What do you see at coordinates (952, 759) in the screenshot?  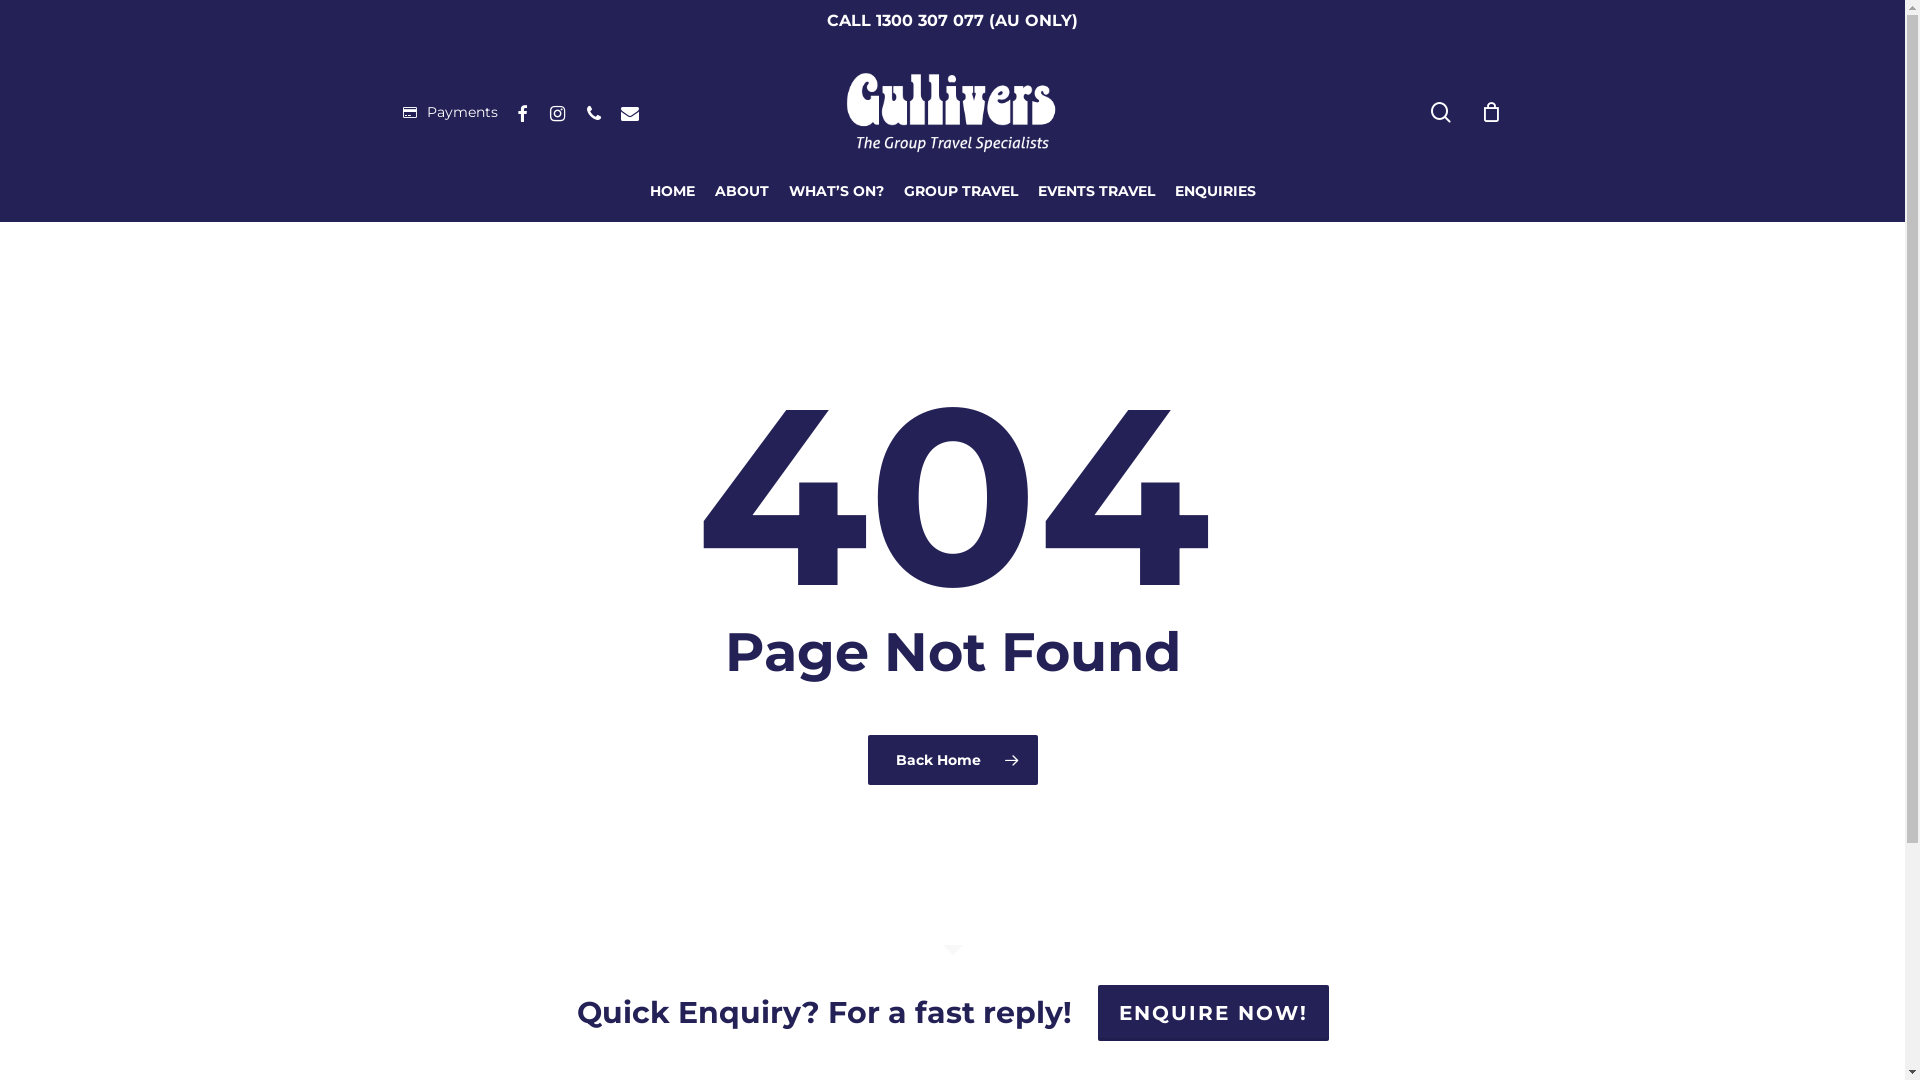 I see `'Back Home'` at bounding box center [952, 759].